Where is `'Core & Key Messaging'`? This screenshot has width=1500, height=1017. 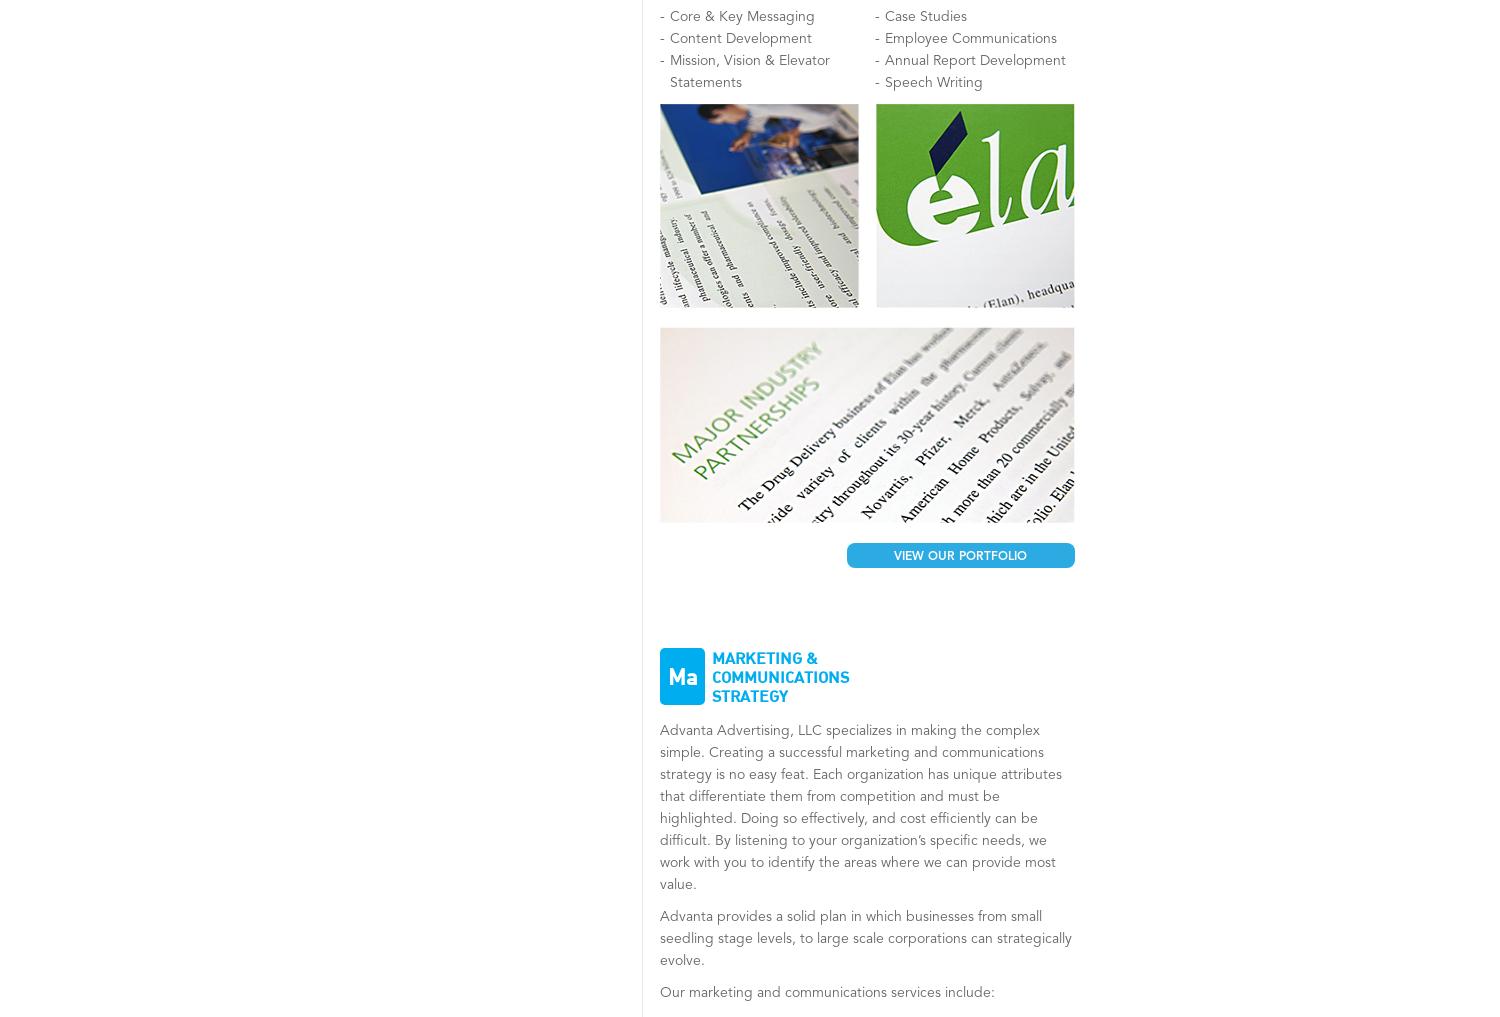 'Core & Key Messaging' is located at coordinates (670, 15).